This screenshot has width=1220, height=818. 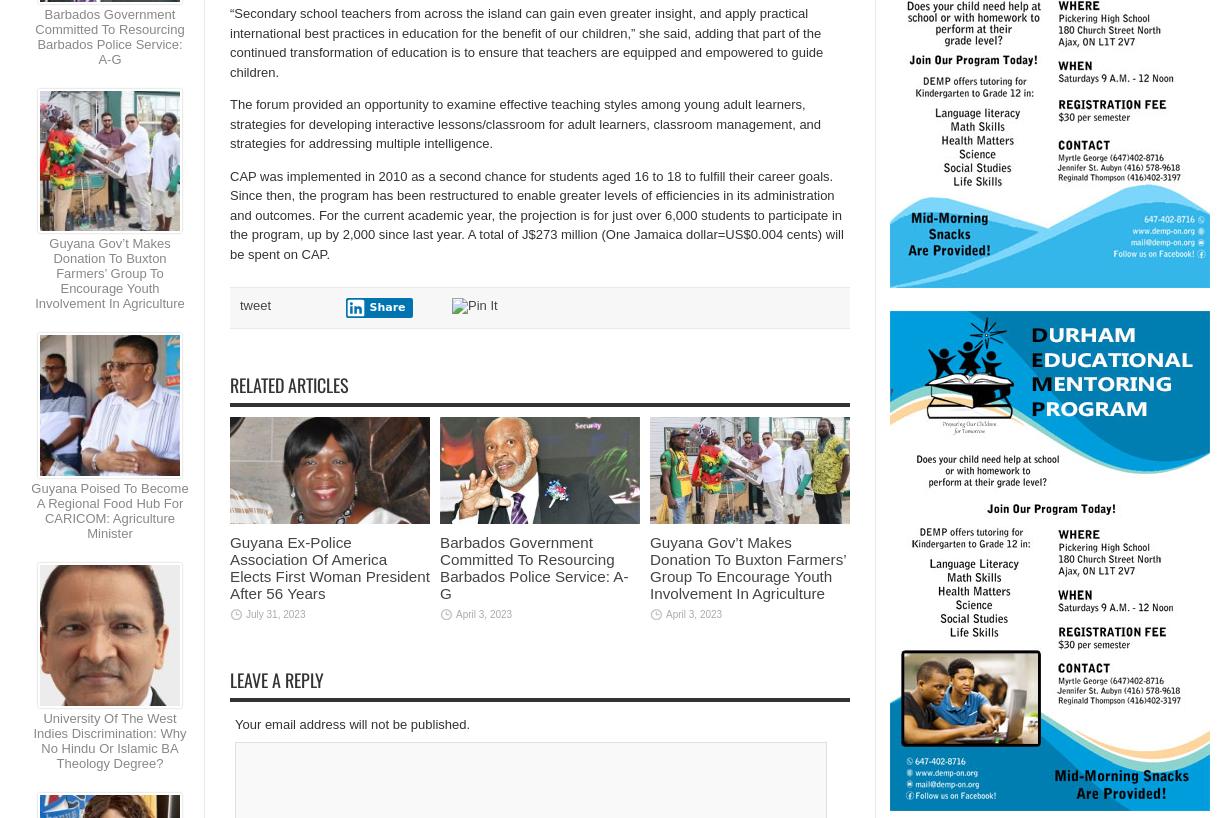 I want to click on 'CAP was implemented in 2010 as a second chance for students aged 16 to 18 to fulfill their career goals. Since then, the program has been restructured to enable greater levels of efficiencies in its administration and outcomes. For the current academic year, the projection is for just over 6,000 students to participate in the program, up by 2,000 since last year. A total of J$273 million (One Jamaica dollar=US$0.004 cents) will be spent on CAP.', so click(x=536, y=214).